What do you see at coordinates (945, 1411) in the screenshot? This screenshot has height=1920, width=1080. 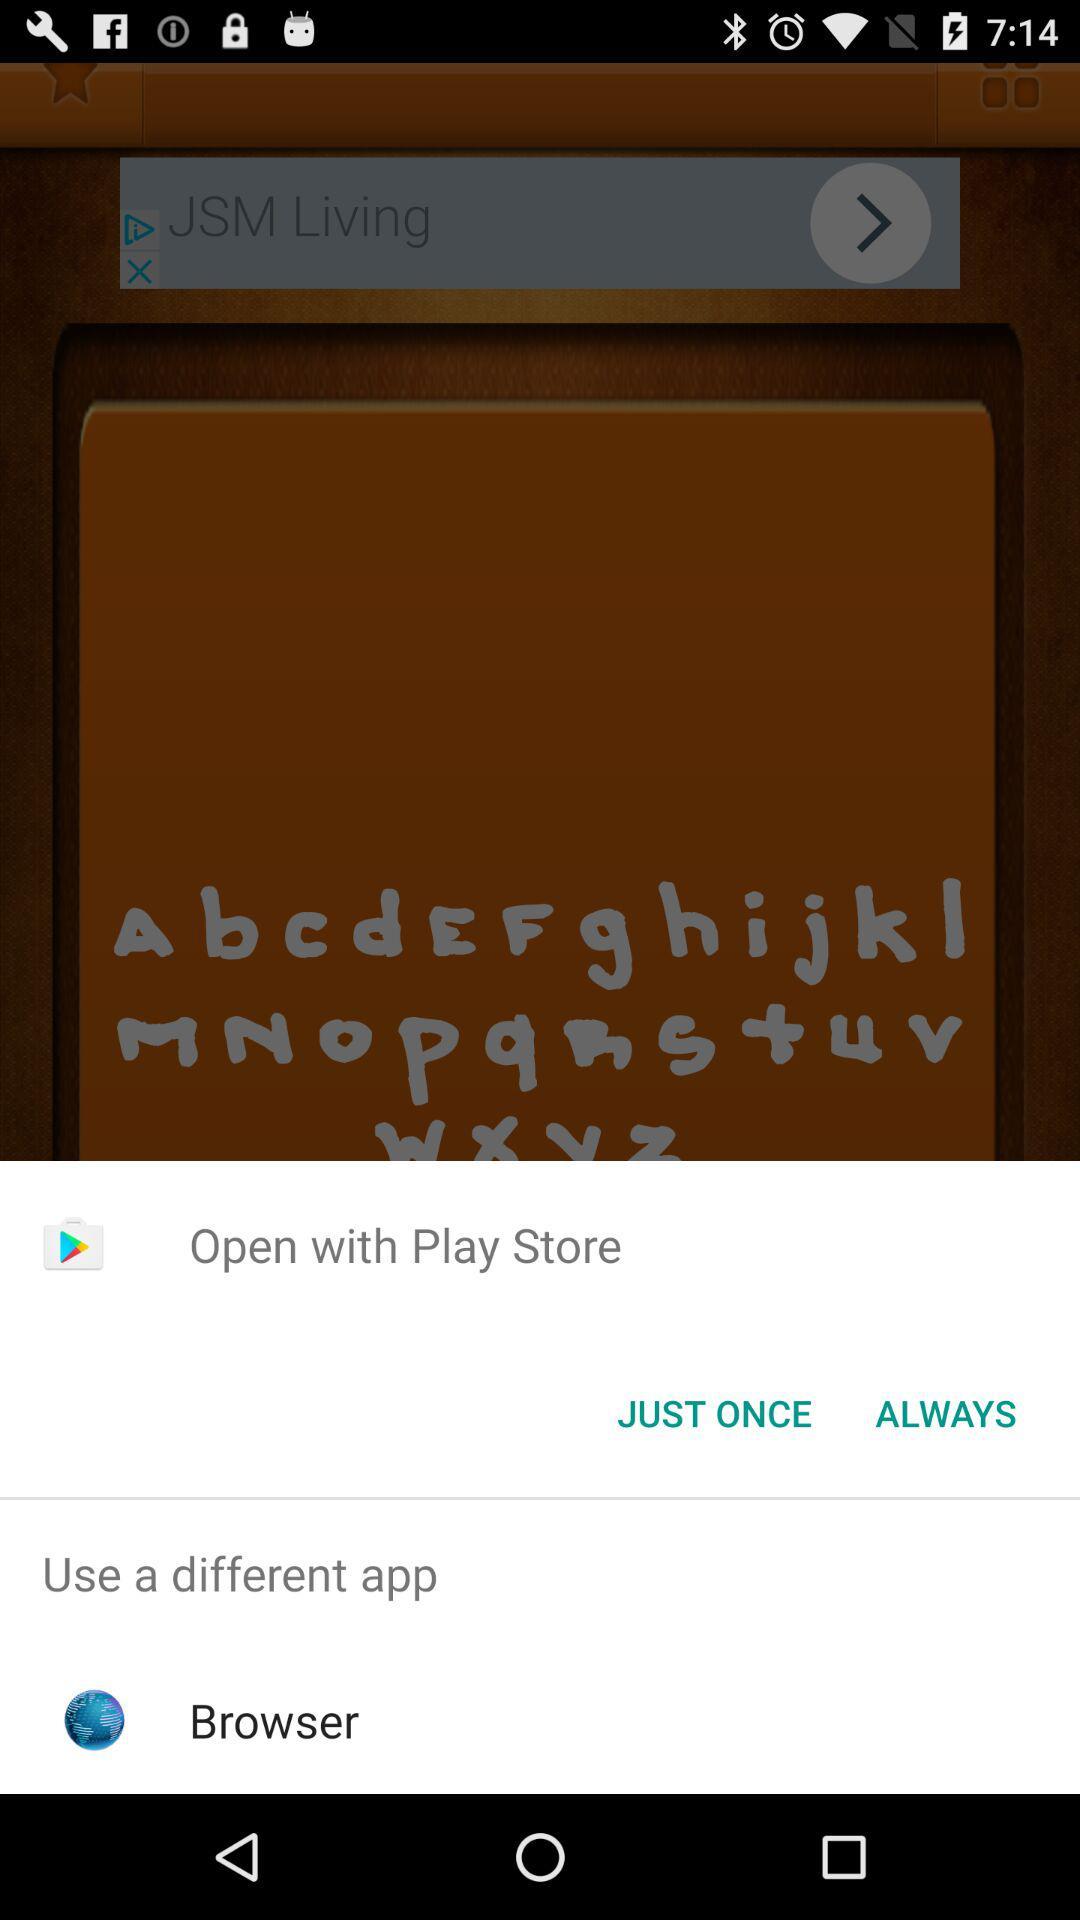 I see `the always button` at bounding box center [945, 1411].